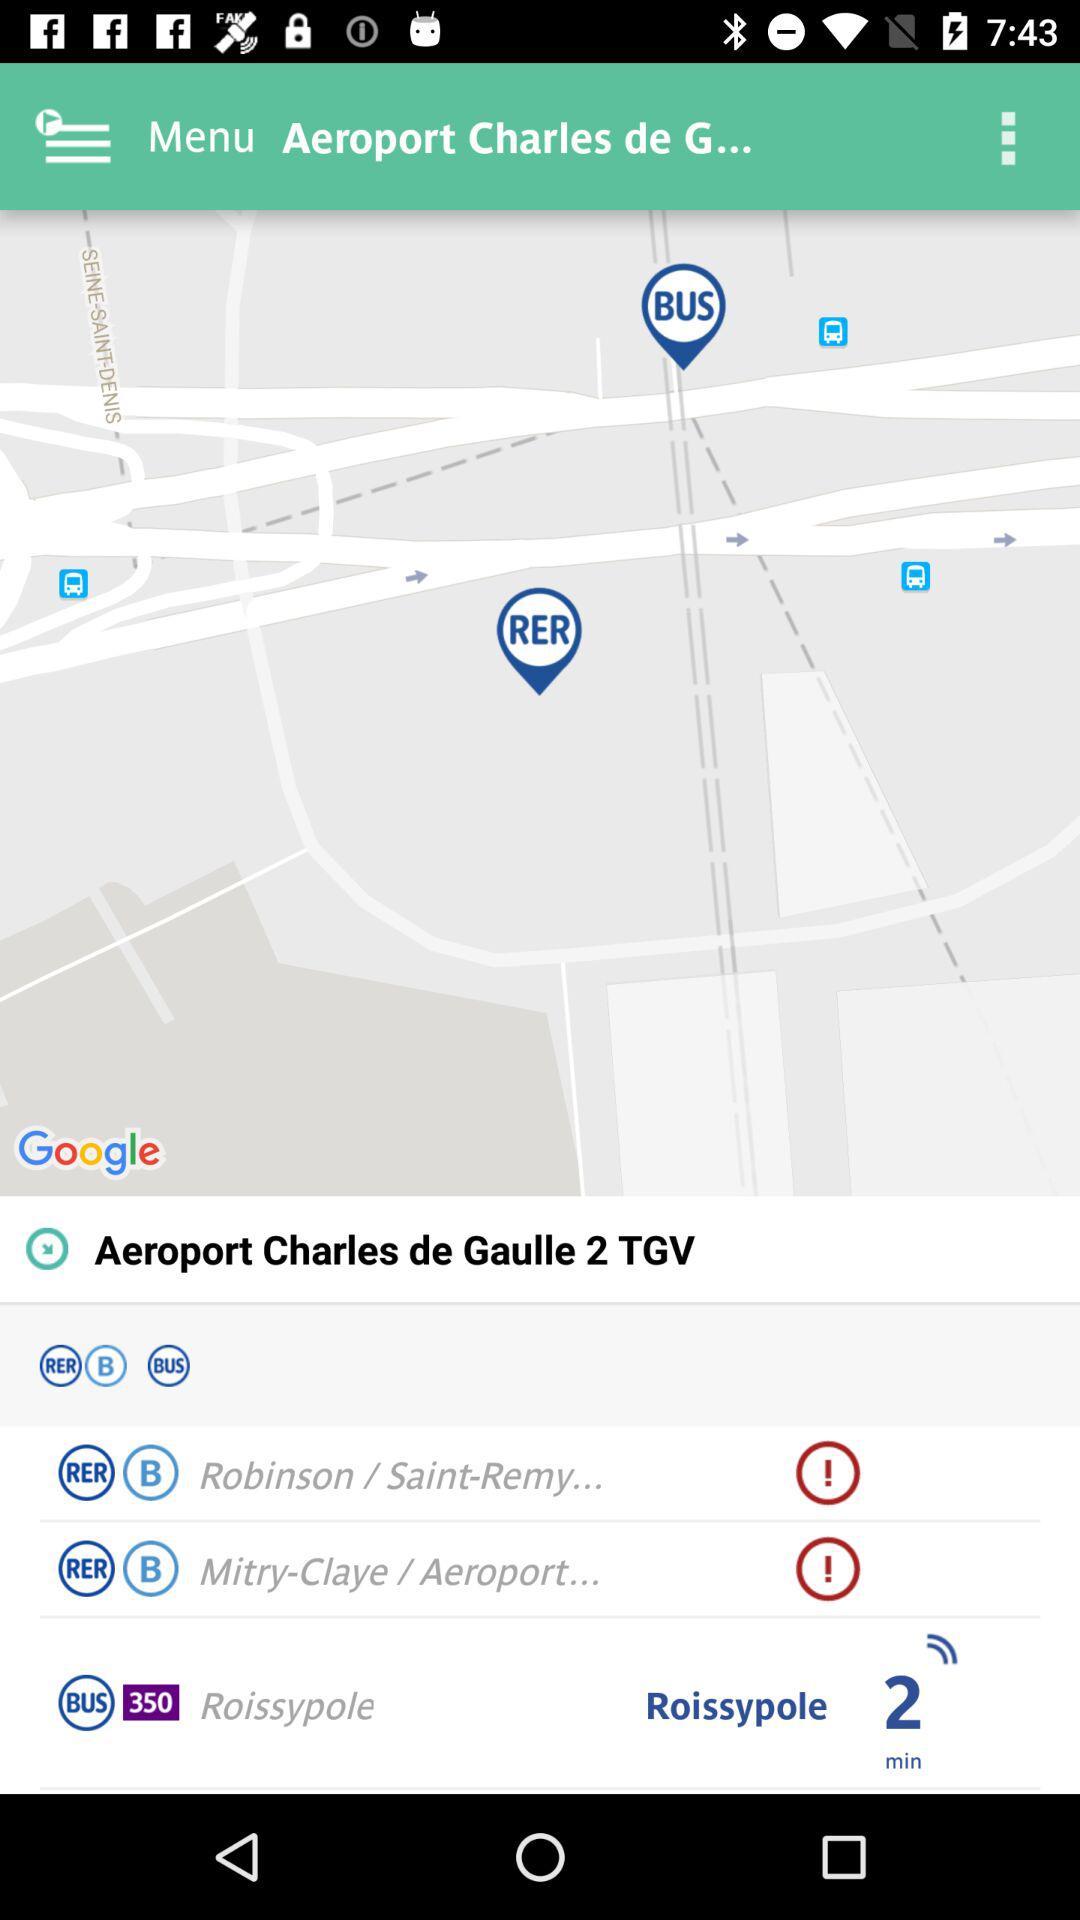  I want to click on the icon above the min, so click(941, 1649).